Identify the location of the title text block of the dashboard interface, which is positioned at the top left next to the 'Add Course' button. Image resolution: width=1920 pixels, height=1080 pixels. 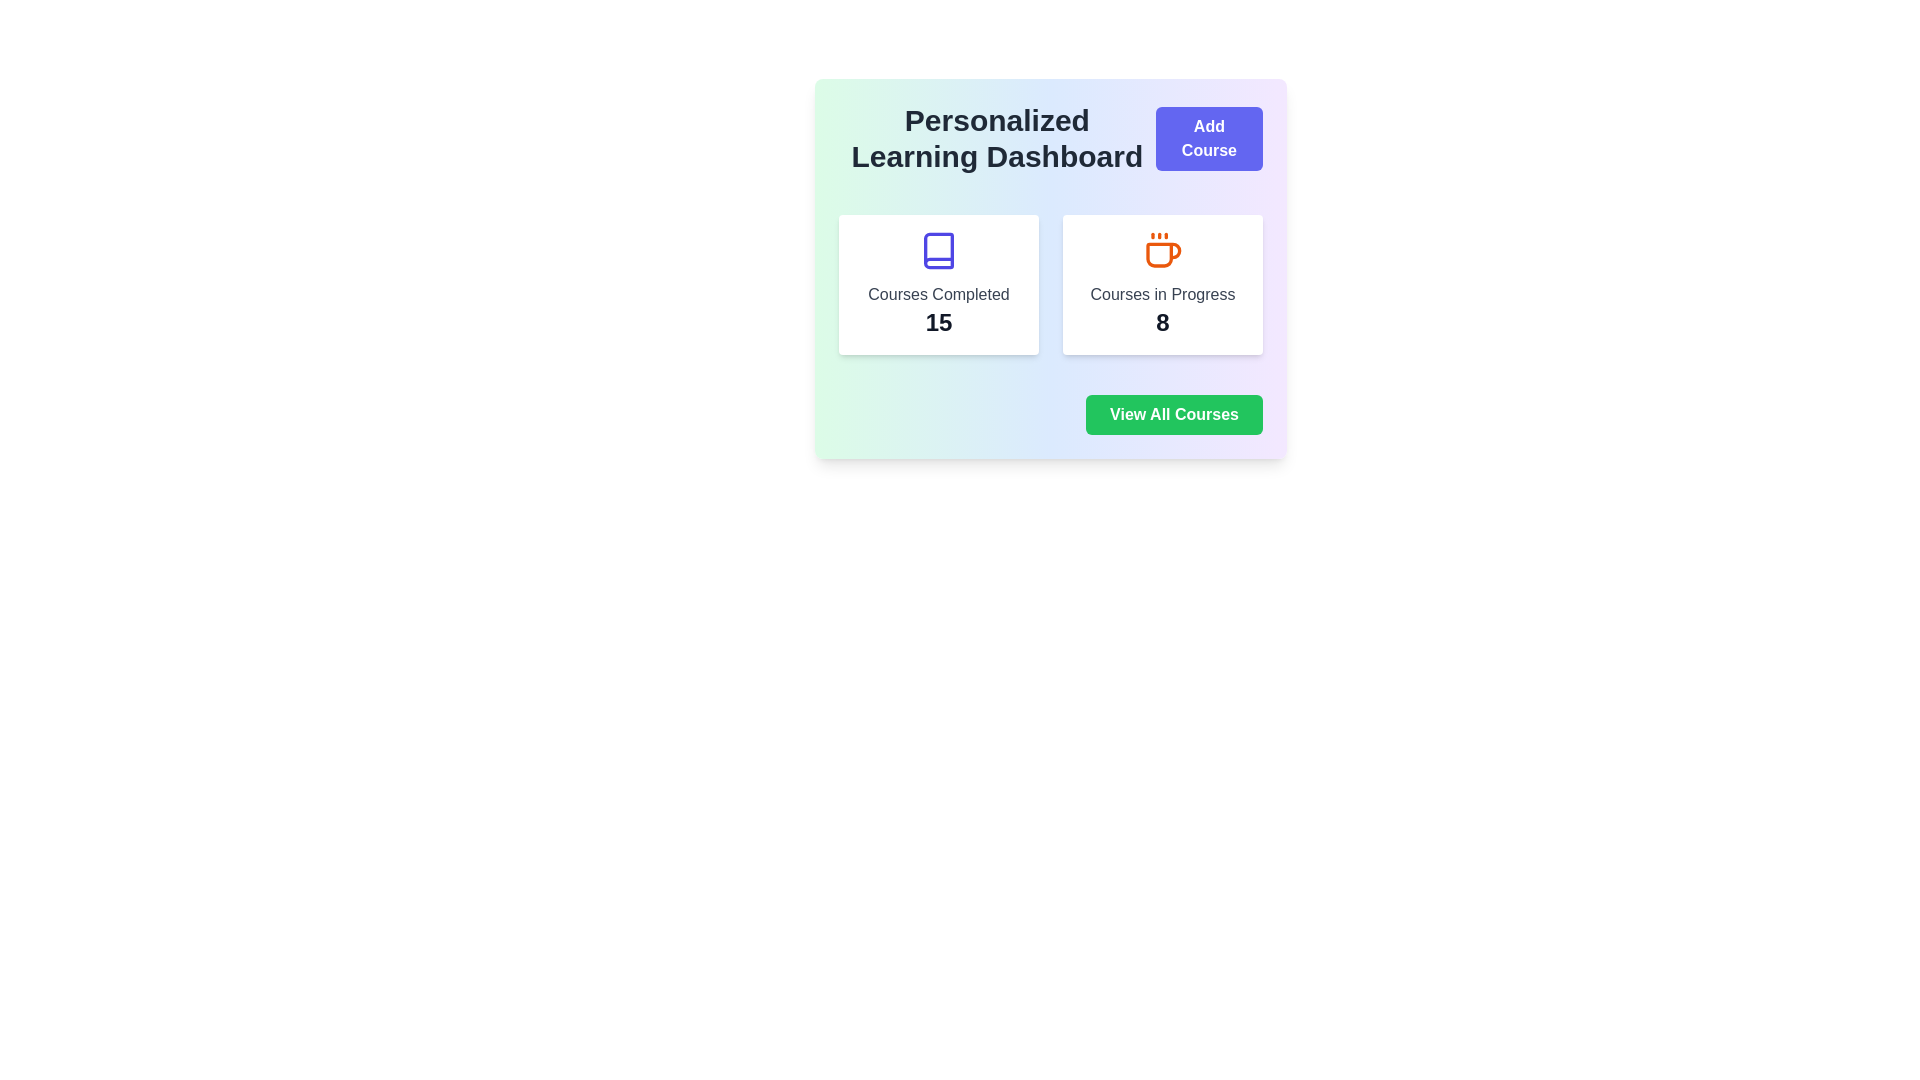
(997, 137).